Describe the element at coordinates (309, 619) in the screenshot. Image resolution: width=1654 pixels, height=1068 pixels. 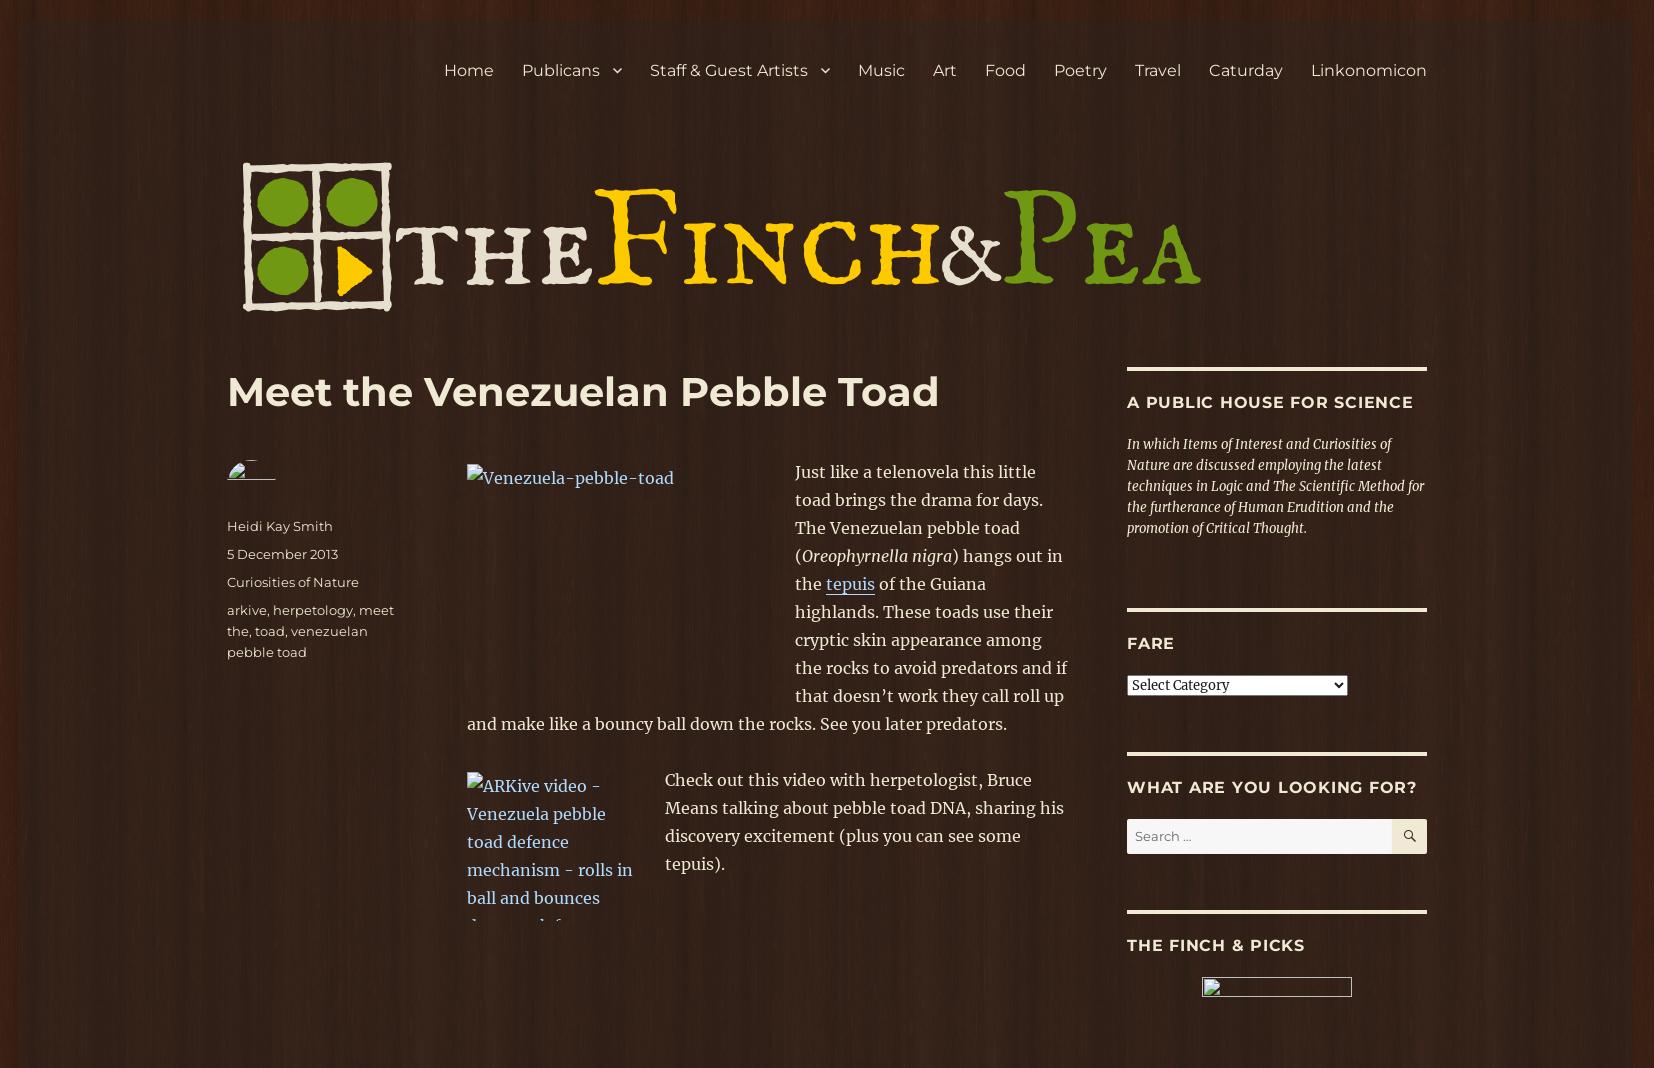
I see `'meet the'` at that location.